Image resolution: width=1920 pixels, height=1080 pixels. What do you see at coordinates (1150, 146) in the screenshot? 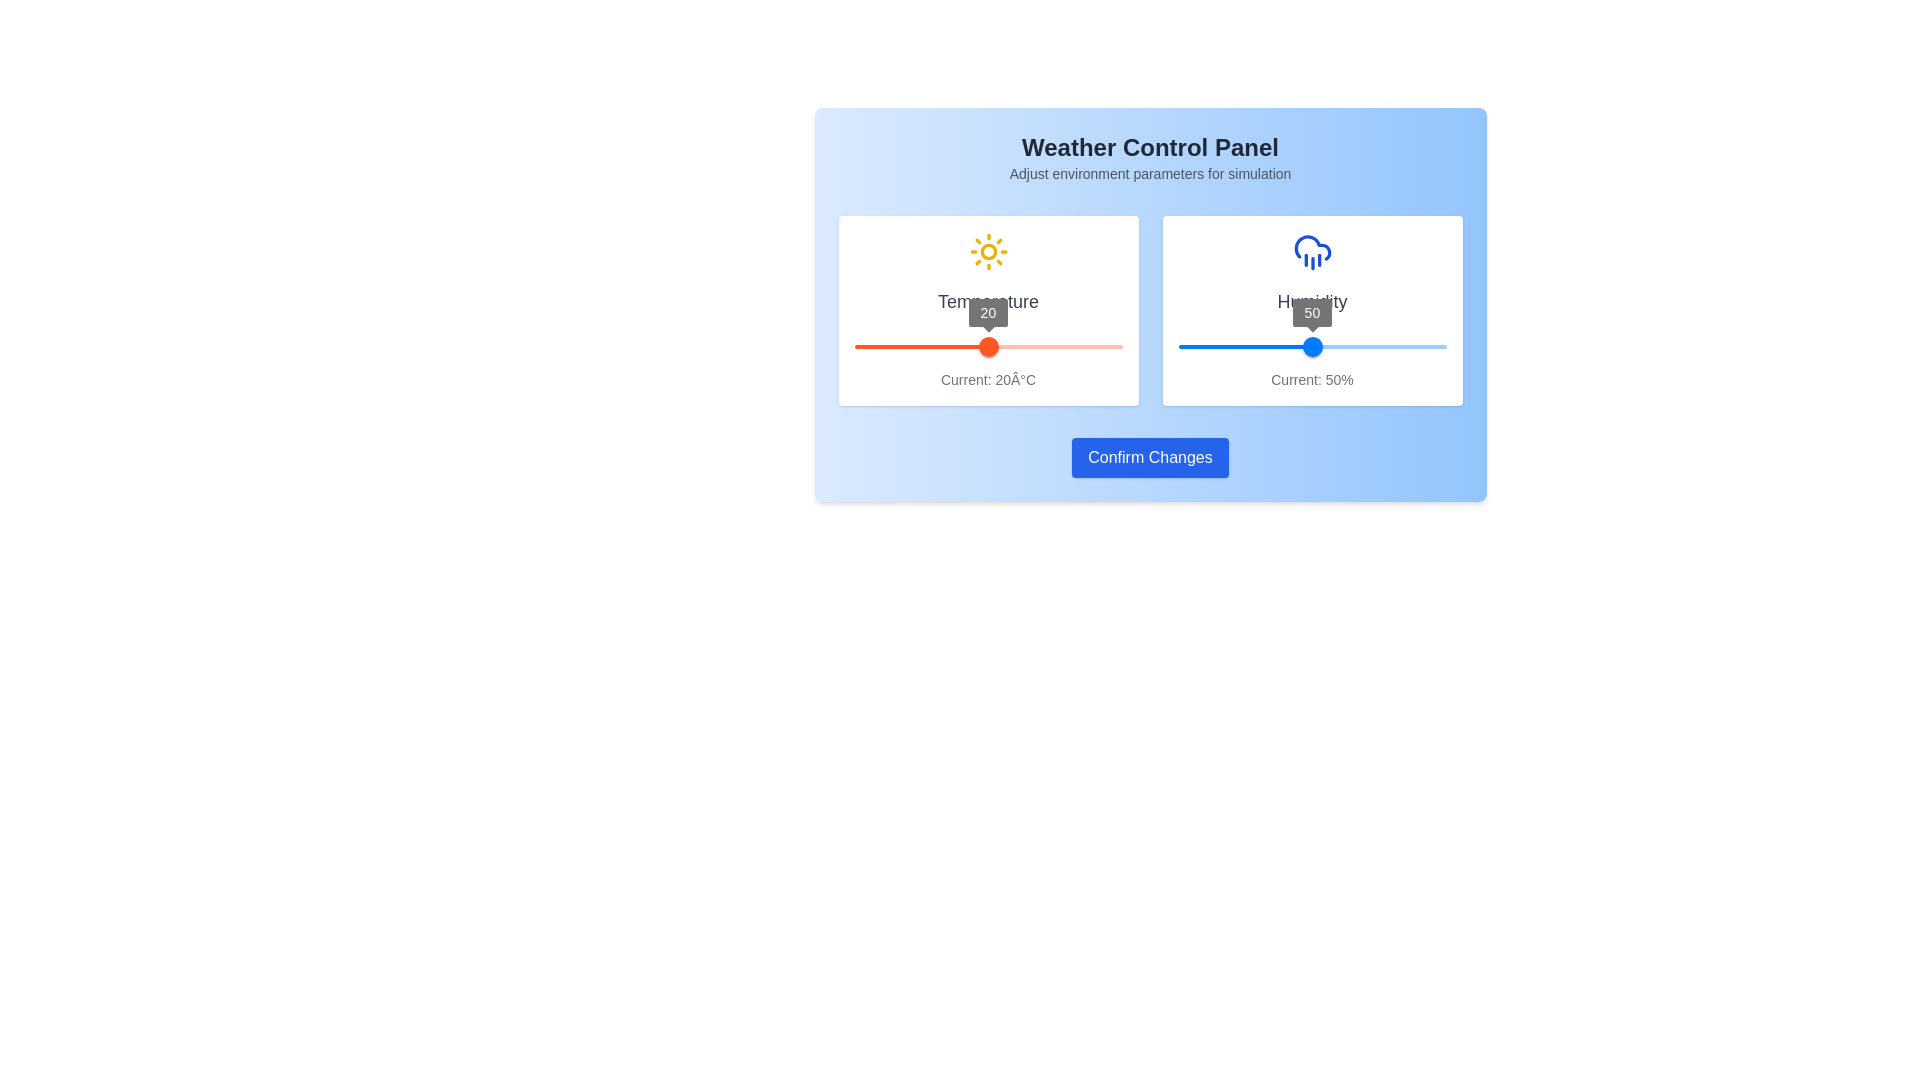
I see `the prominently styled heading text label 'Weather Control Panel' located at the top-center of the layout` at bounding box center [1150, 146].